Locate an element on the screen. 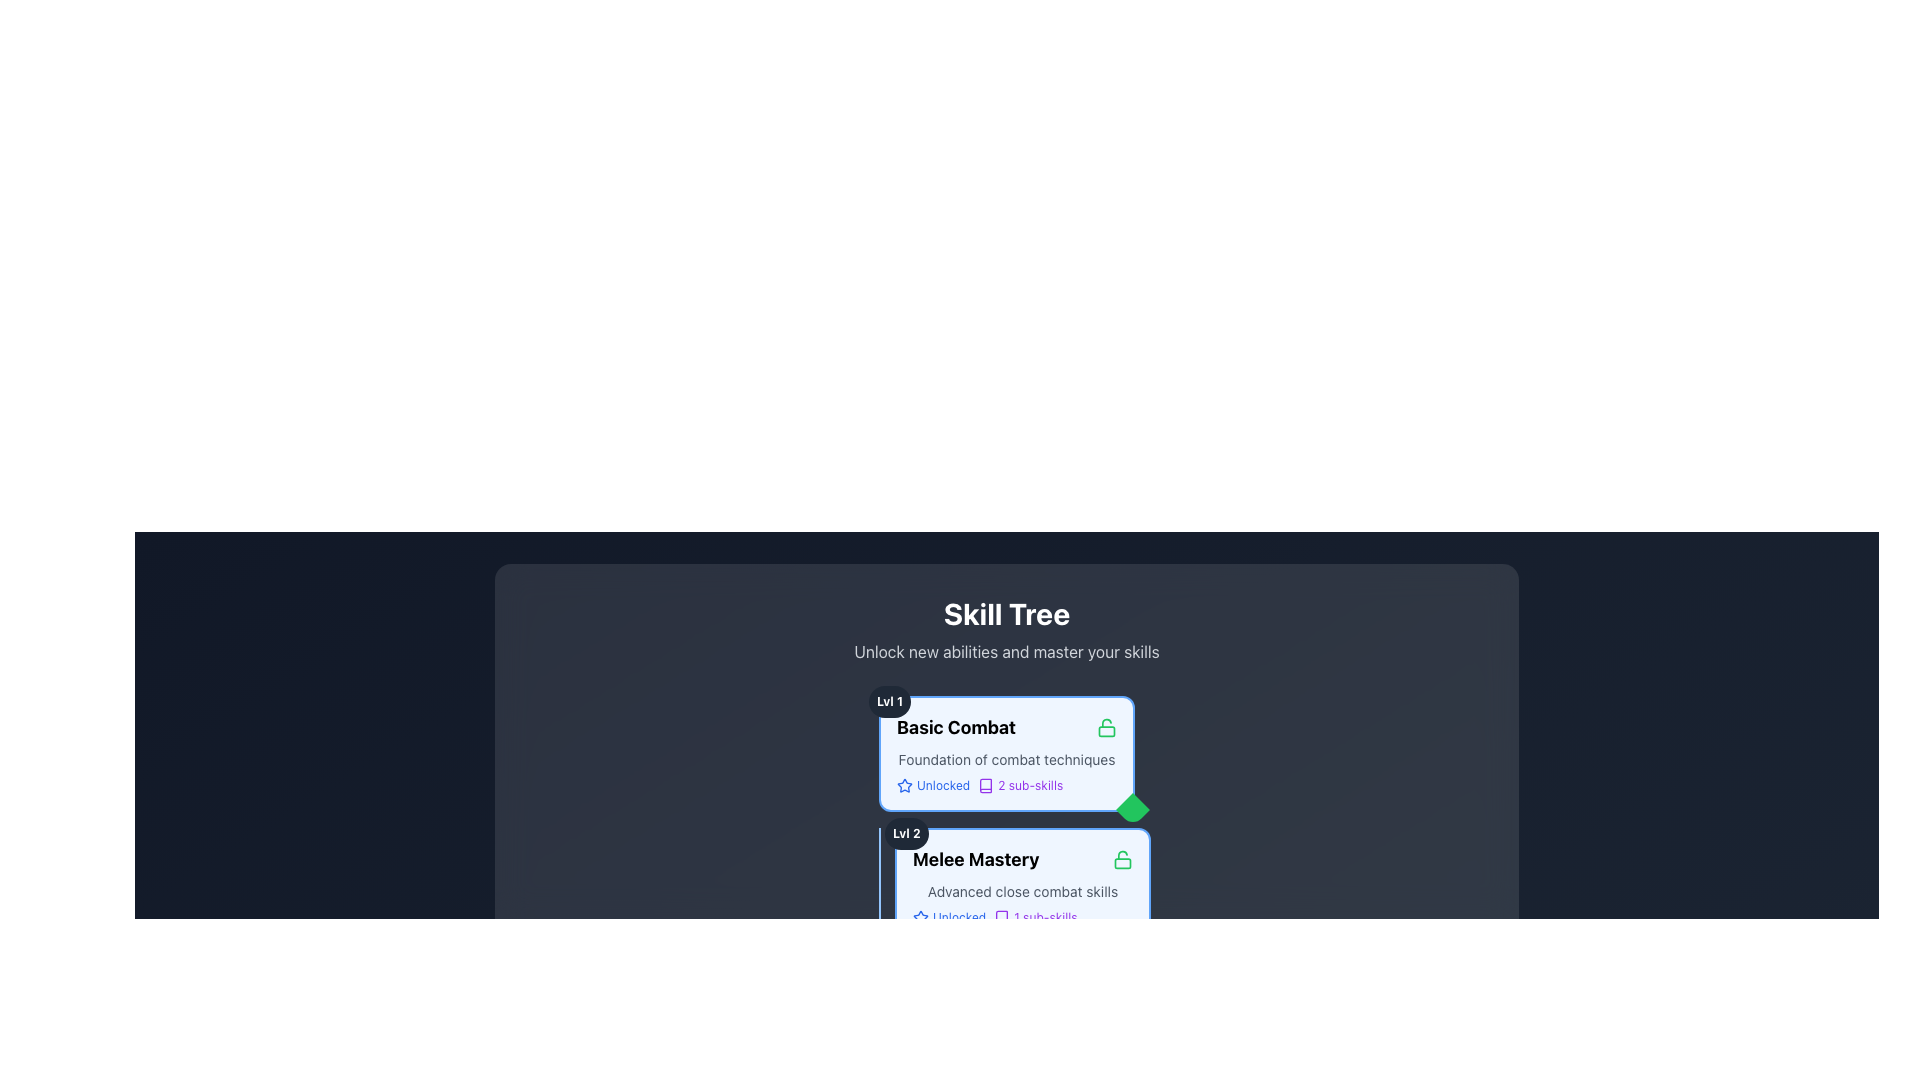 Image resolution: width=1920 pixels, height=1080 pixels. skill details from the 'Melee Mastery' card component, which is styled with a light blue background and is the second node in the skill tree interface is located at coordinates (1022, 893).